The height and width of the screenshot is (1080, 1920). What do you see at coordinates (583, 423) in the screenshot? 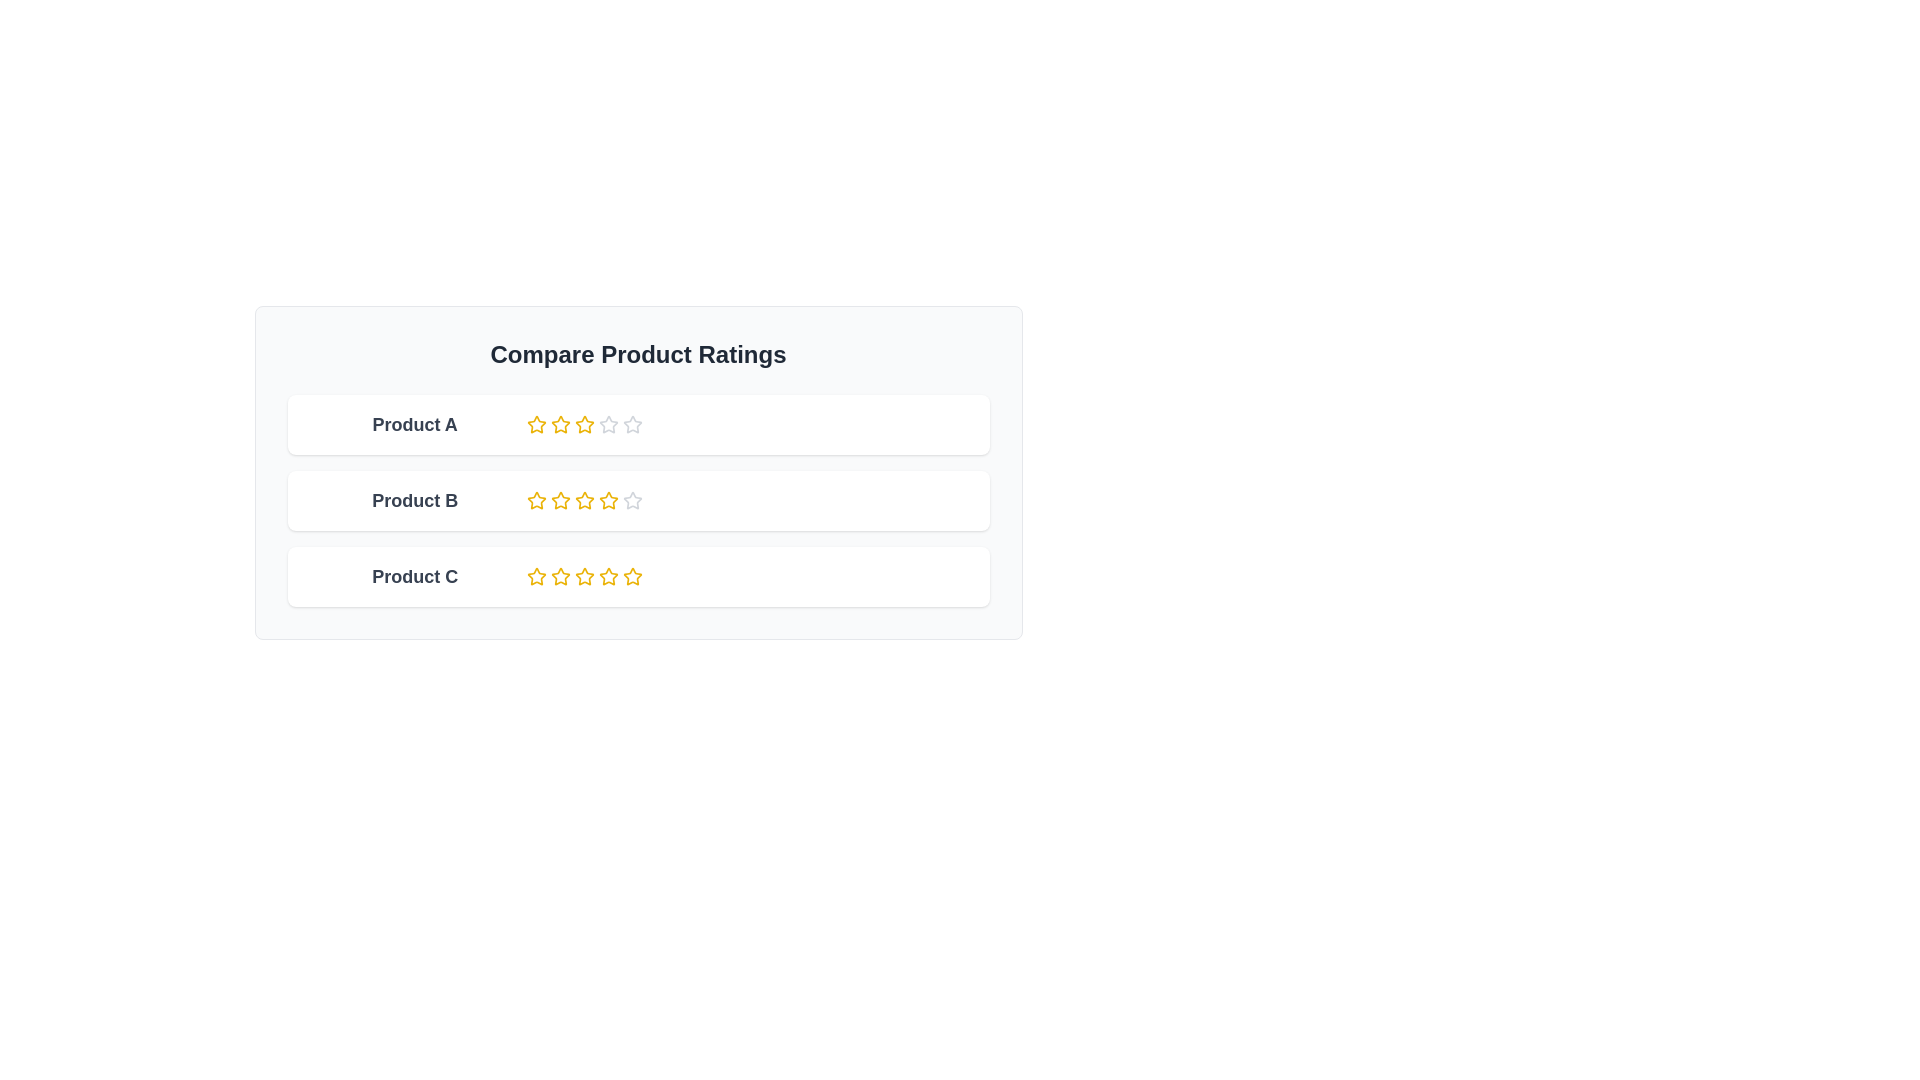
I see `the fourth yellow star icon in the rating component for 'Product A', which is part of a horizontal list of five stars` at bounding box center [583, 423].